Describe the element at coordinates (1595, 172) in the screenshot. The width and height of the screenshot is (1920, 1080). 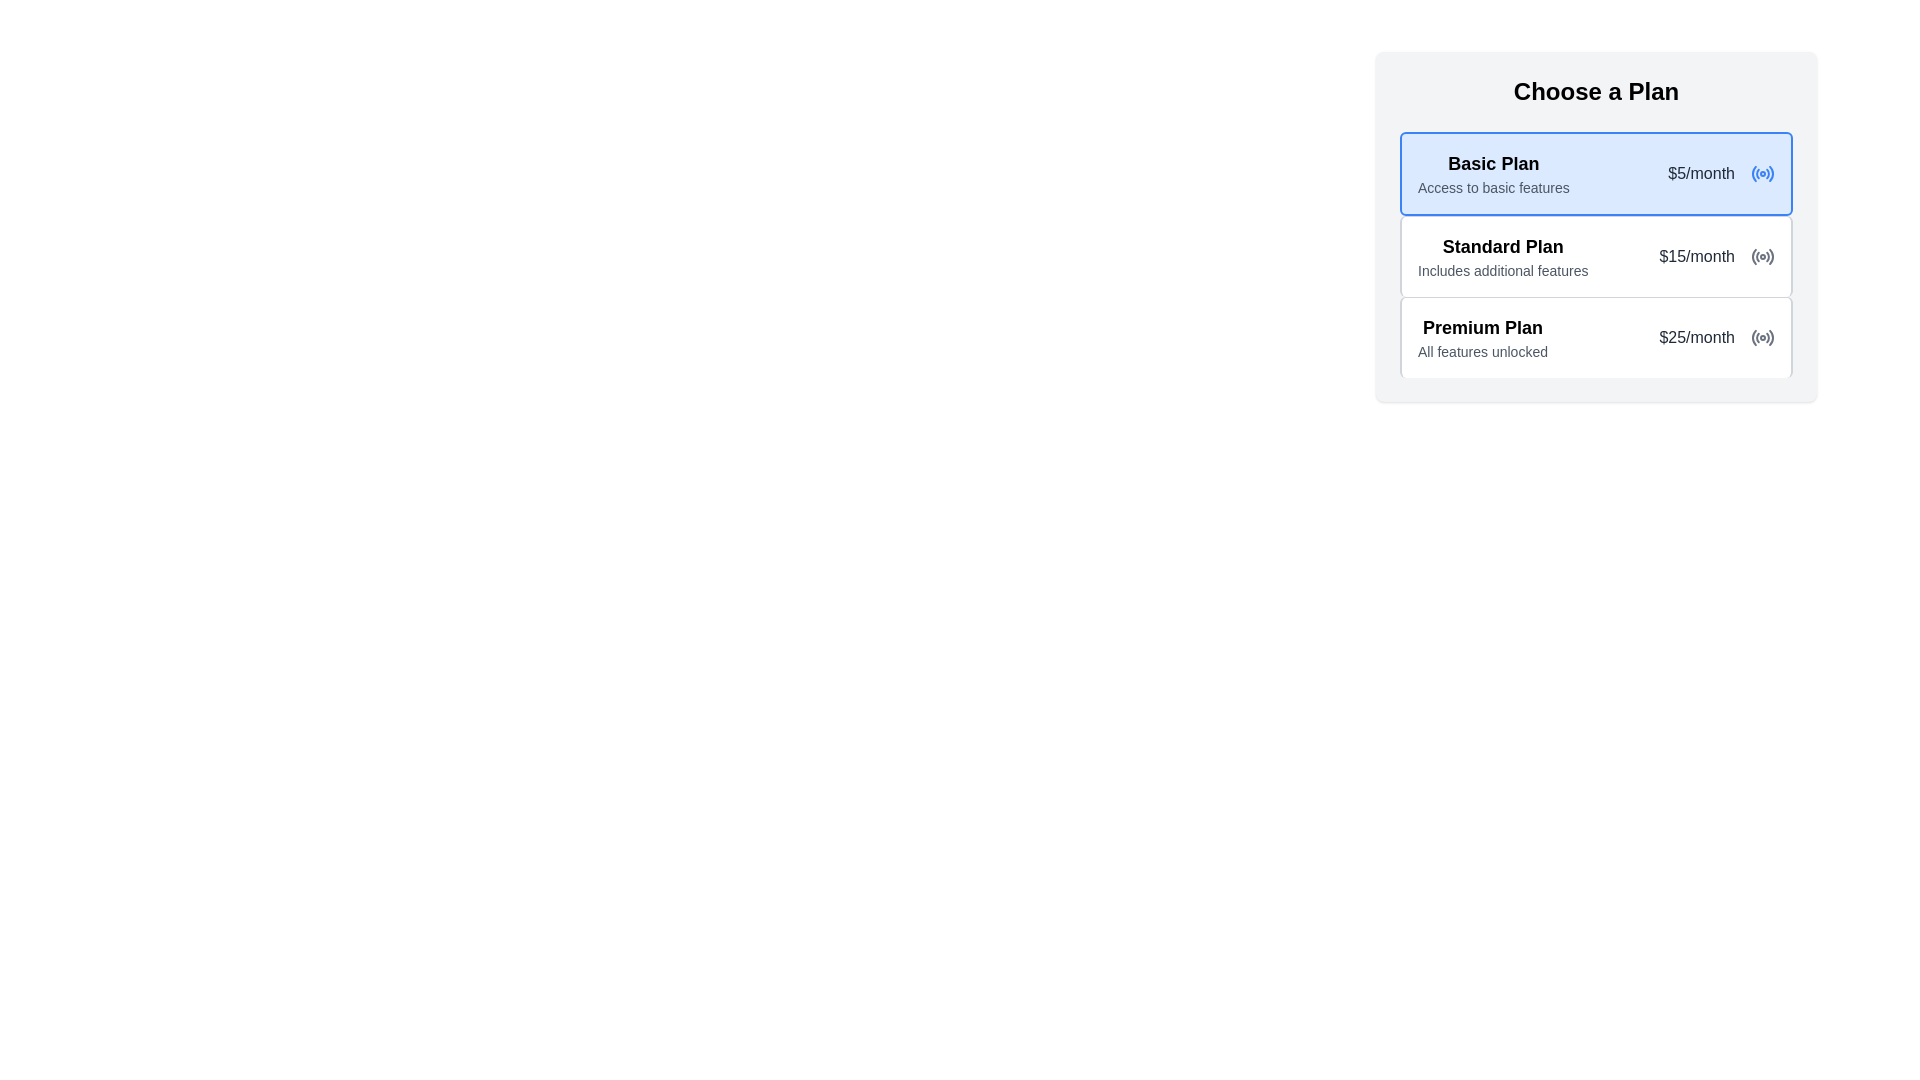
I see `the first Plan Option Card in the pricing interface to view its details` at that location.